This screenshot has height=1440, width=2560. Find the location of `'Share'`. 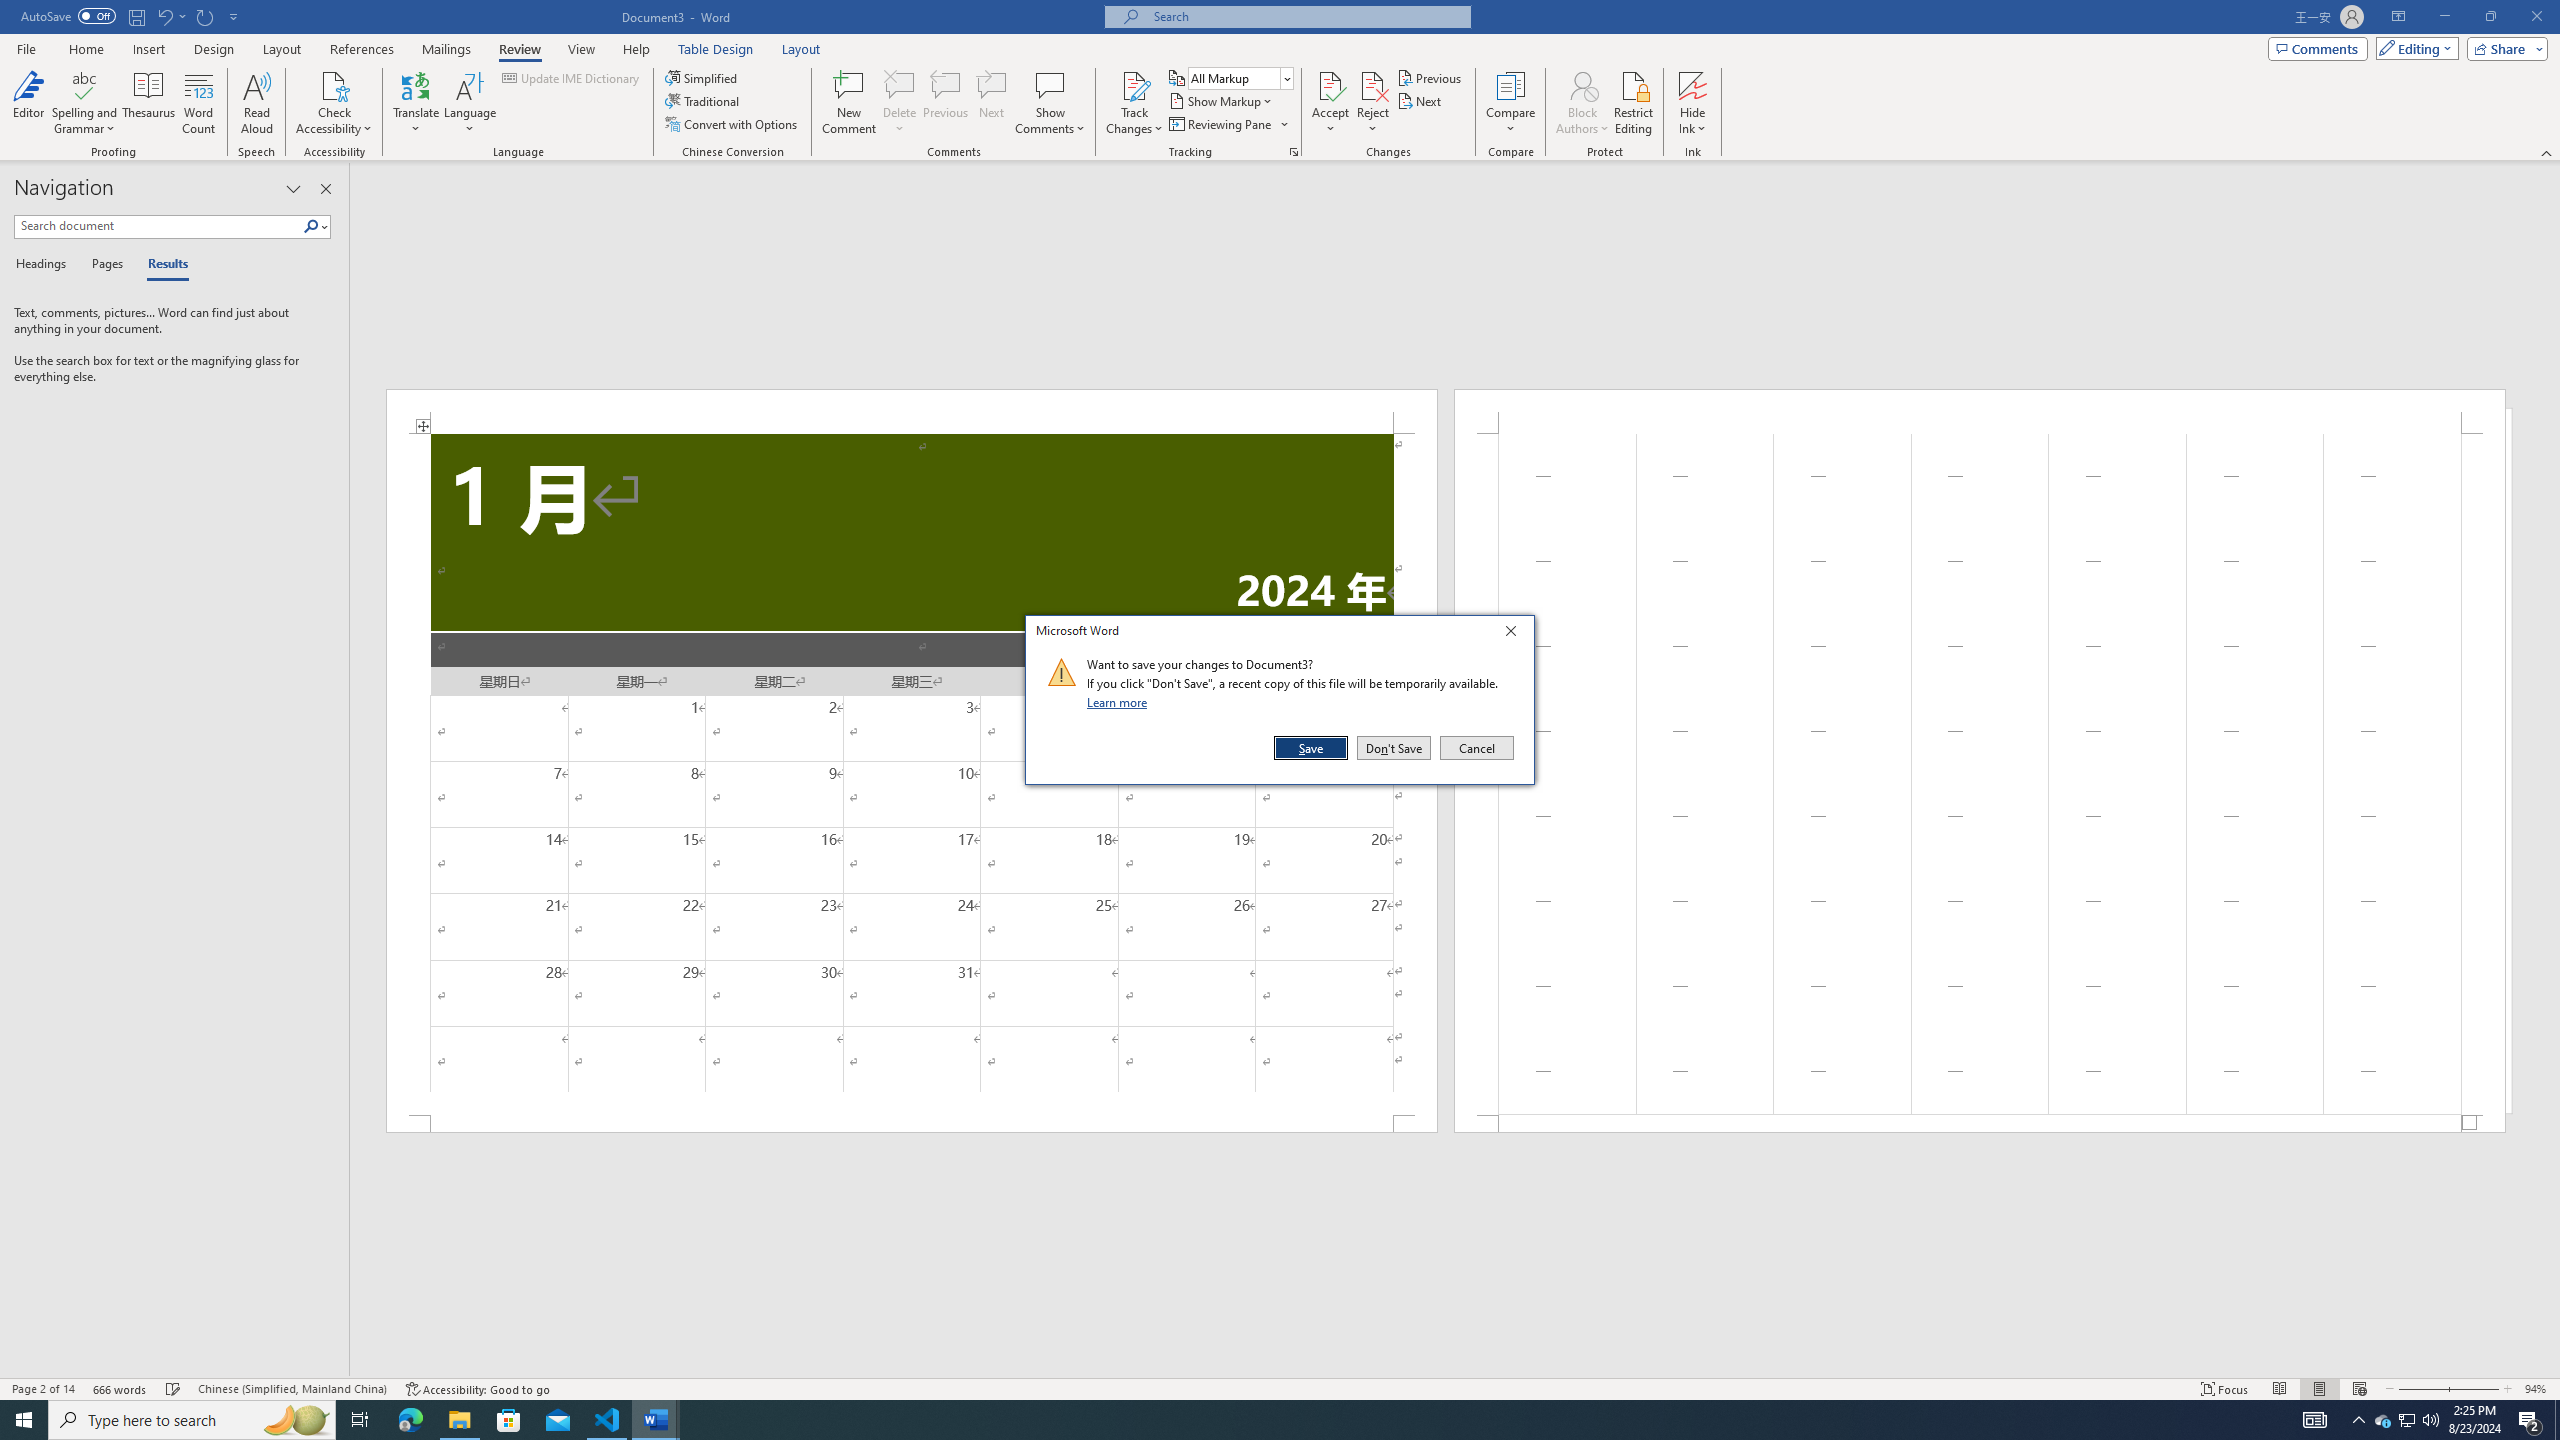

'Share' is located at coordinates (2502, 47).